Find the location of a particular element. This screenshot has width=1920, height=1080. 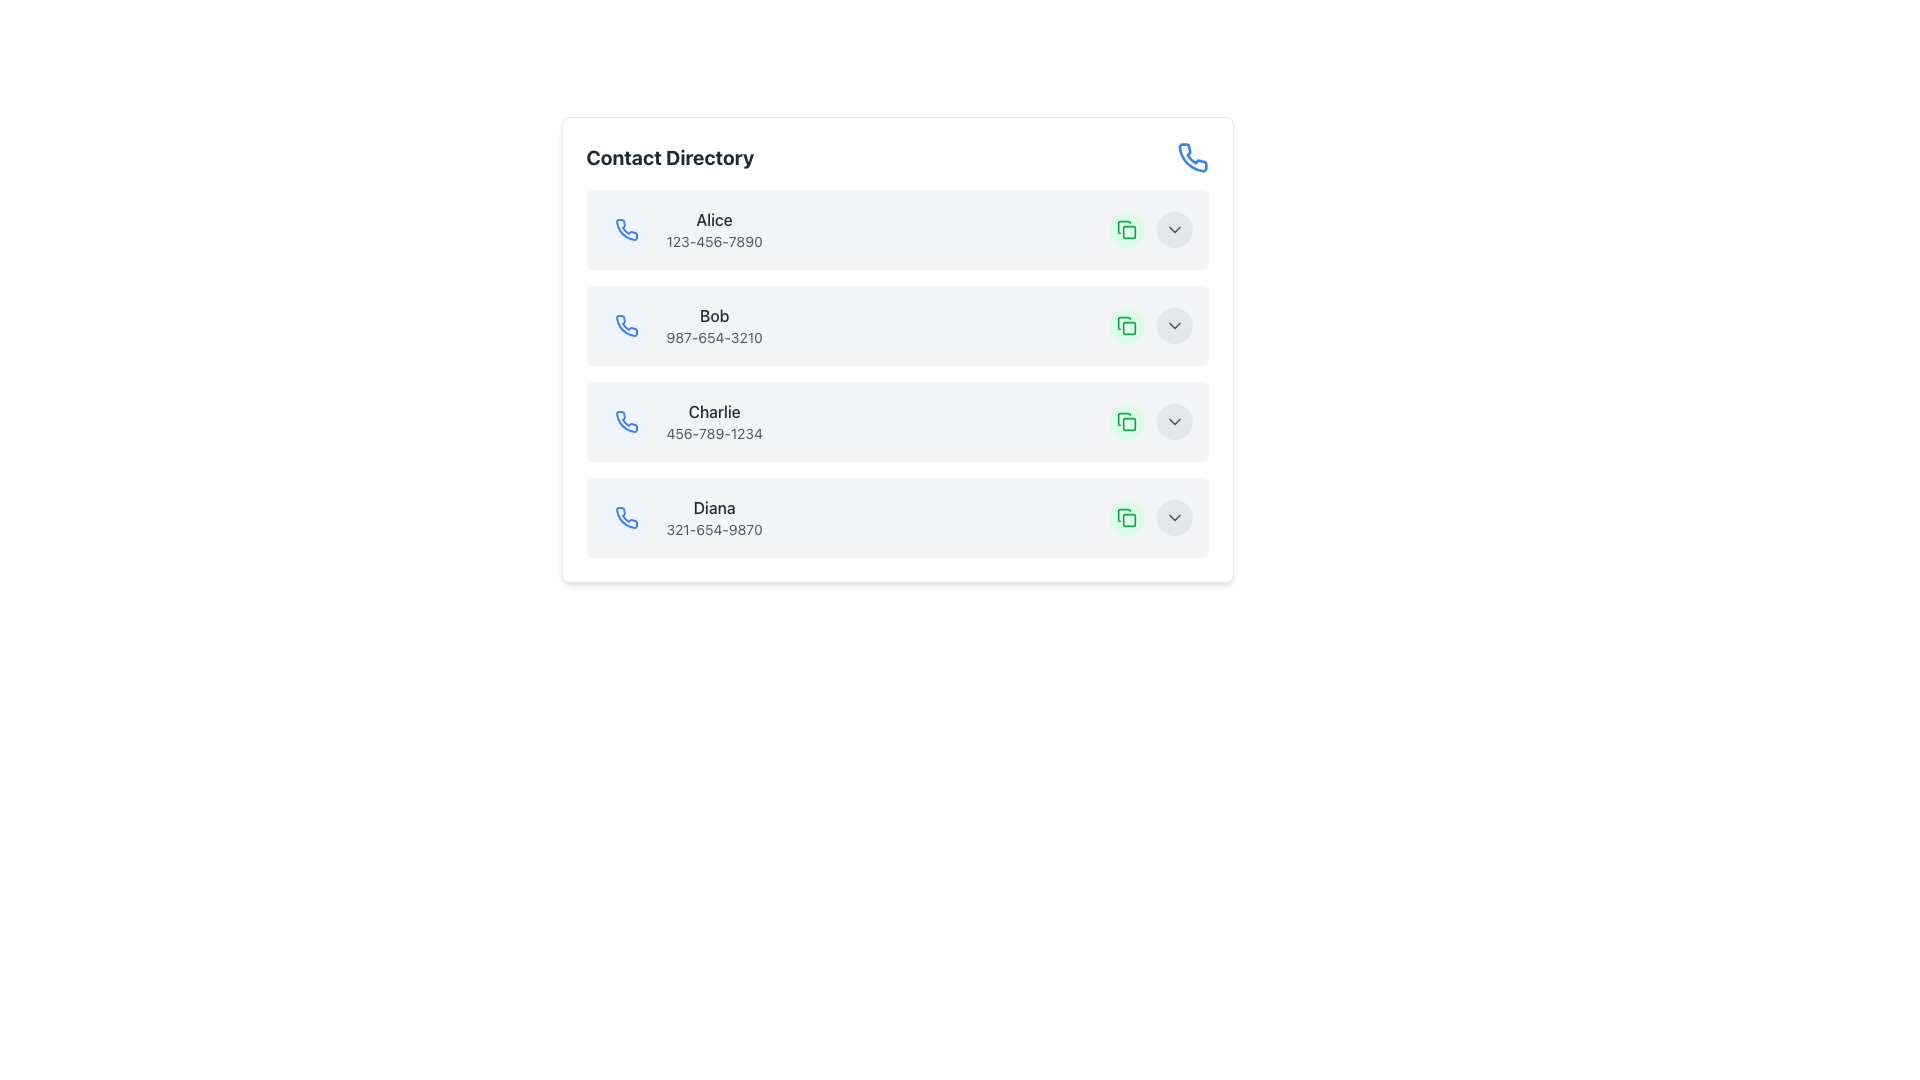

the text label displaying 'Charlie' which is located above the phone number '456-789-1234' in the contact entry section of the directory interface is located at coordinates (714, 411).